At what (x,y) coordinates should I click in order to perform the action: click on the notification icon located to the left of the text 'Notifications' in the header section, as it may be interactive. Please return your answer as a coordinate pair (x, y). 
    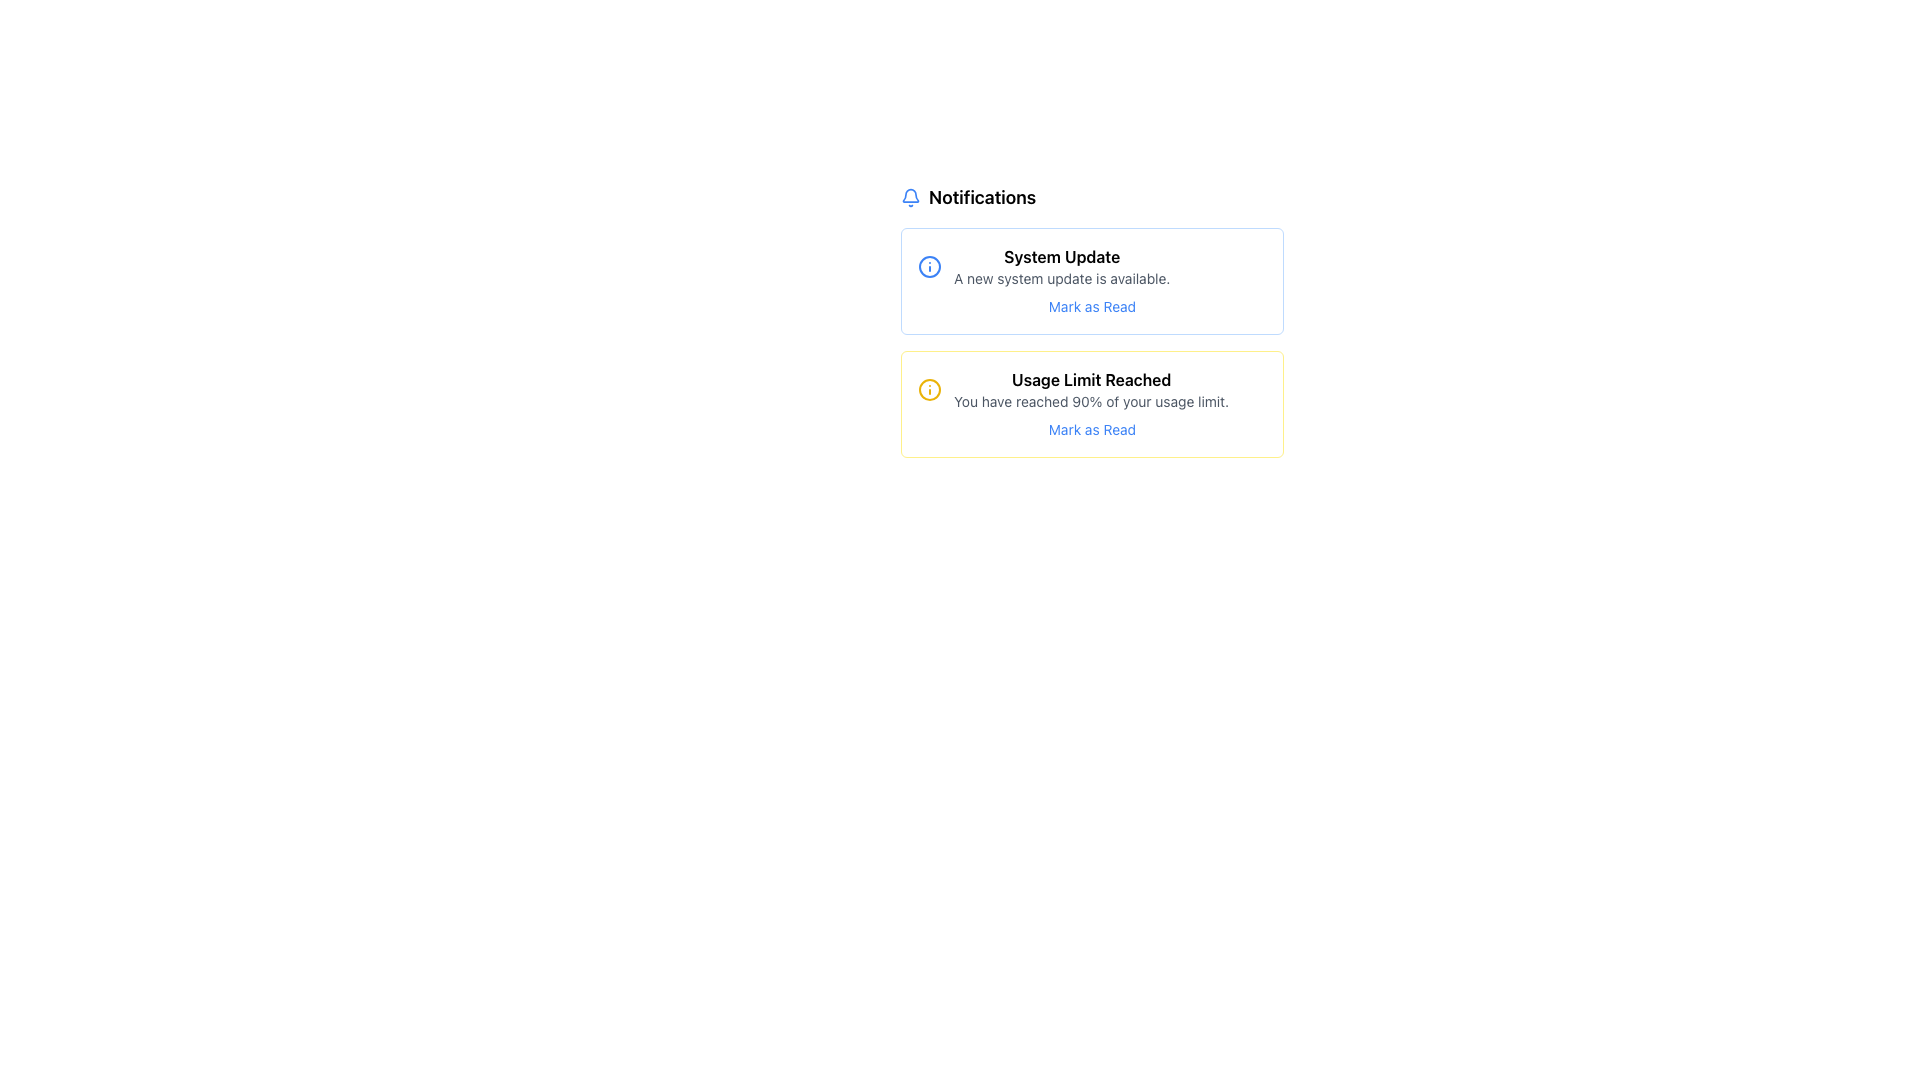
    Looking at the image, I should click on (910, 197).